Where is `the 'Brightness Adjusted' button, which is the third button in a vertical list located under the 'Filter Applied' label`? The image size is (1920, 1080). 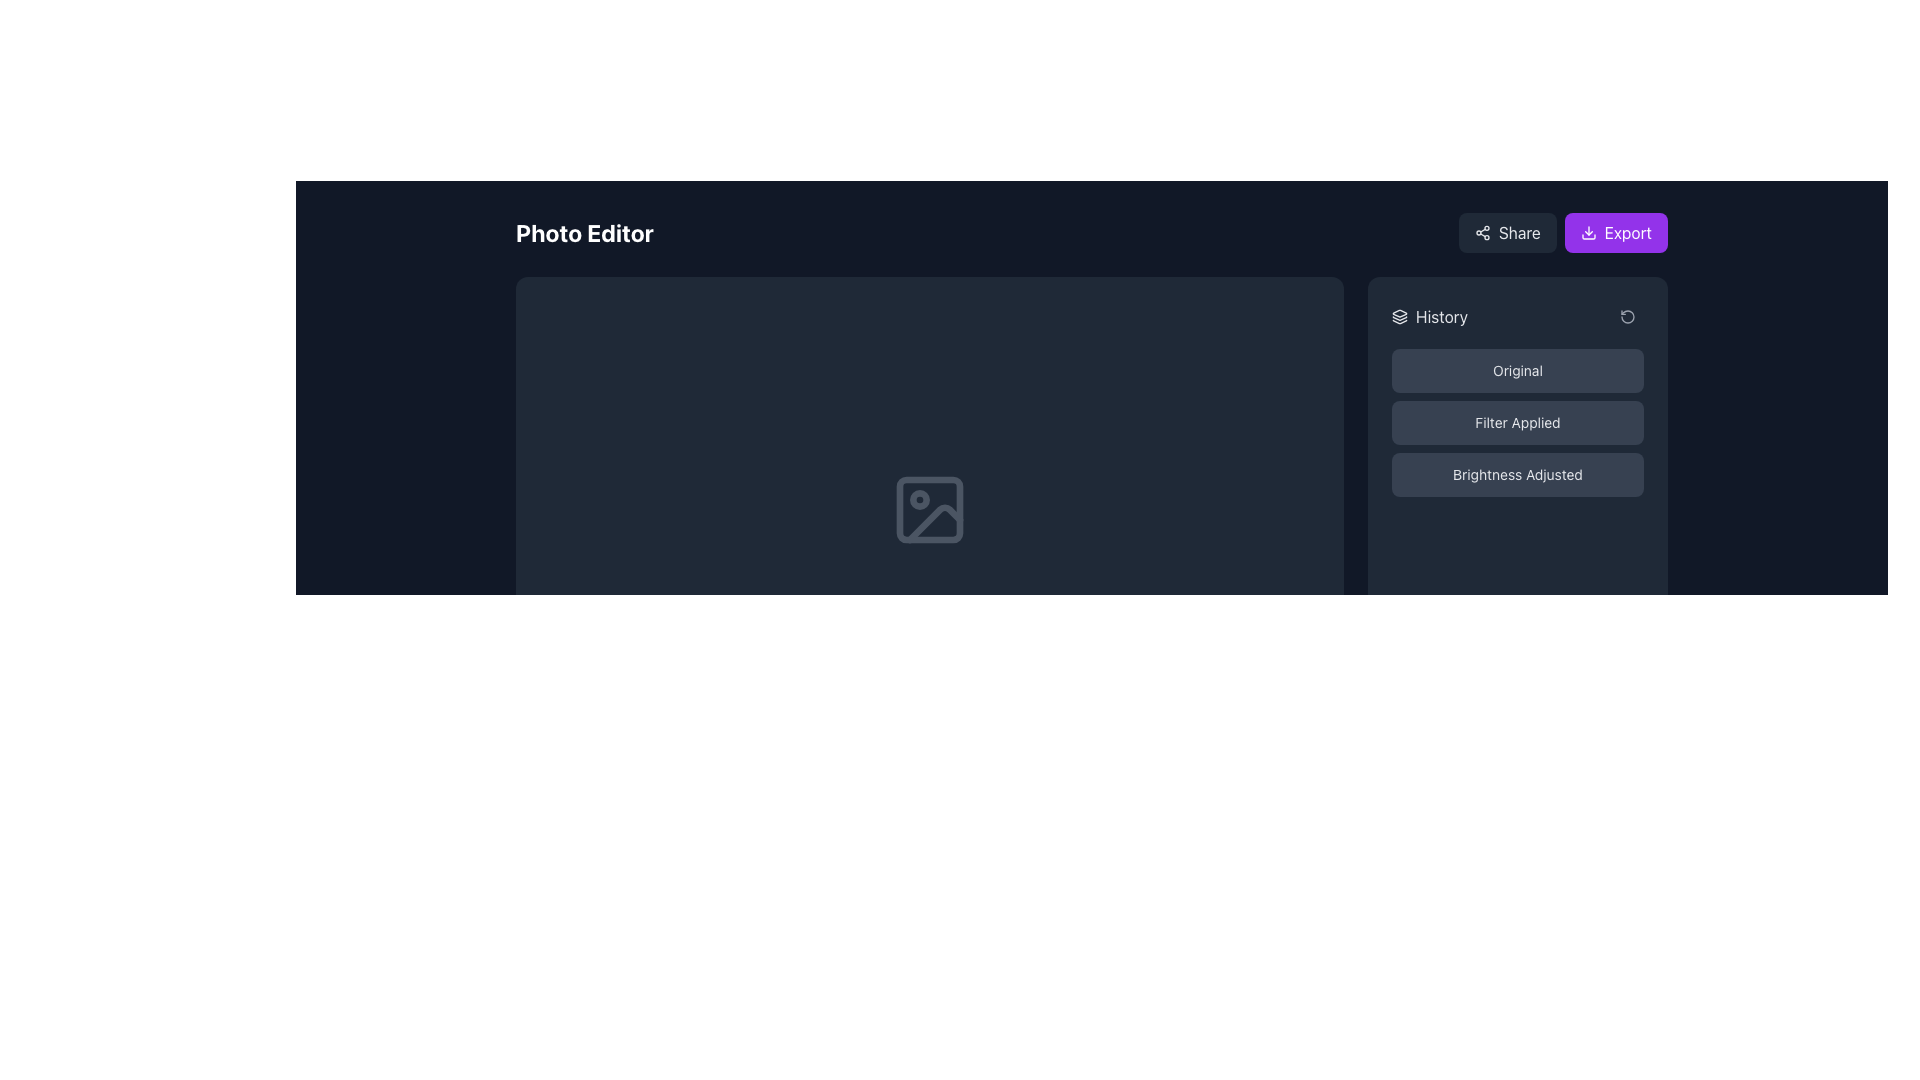 the 'Brightness Adjusted' button, which is the third button in a vertical list located under the 'Filter Applied' label is located at coordinates (1517, 474).